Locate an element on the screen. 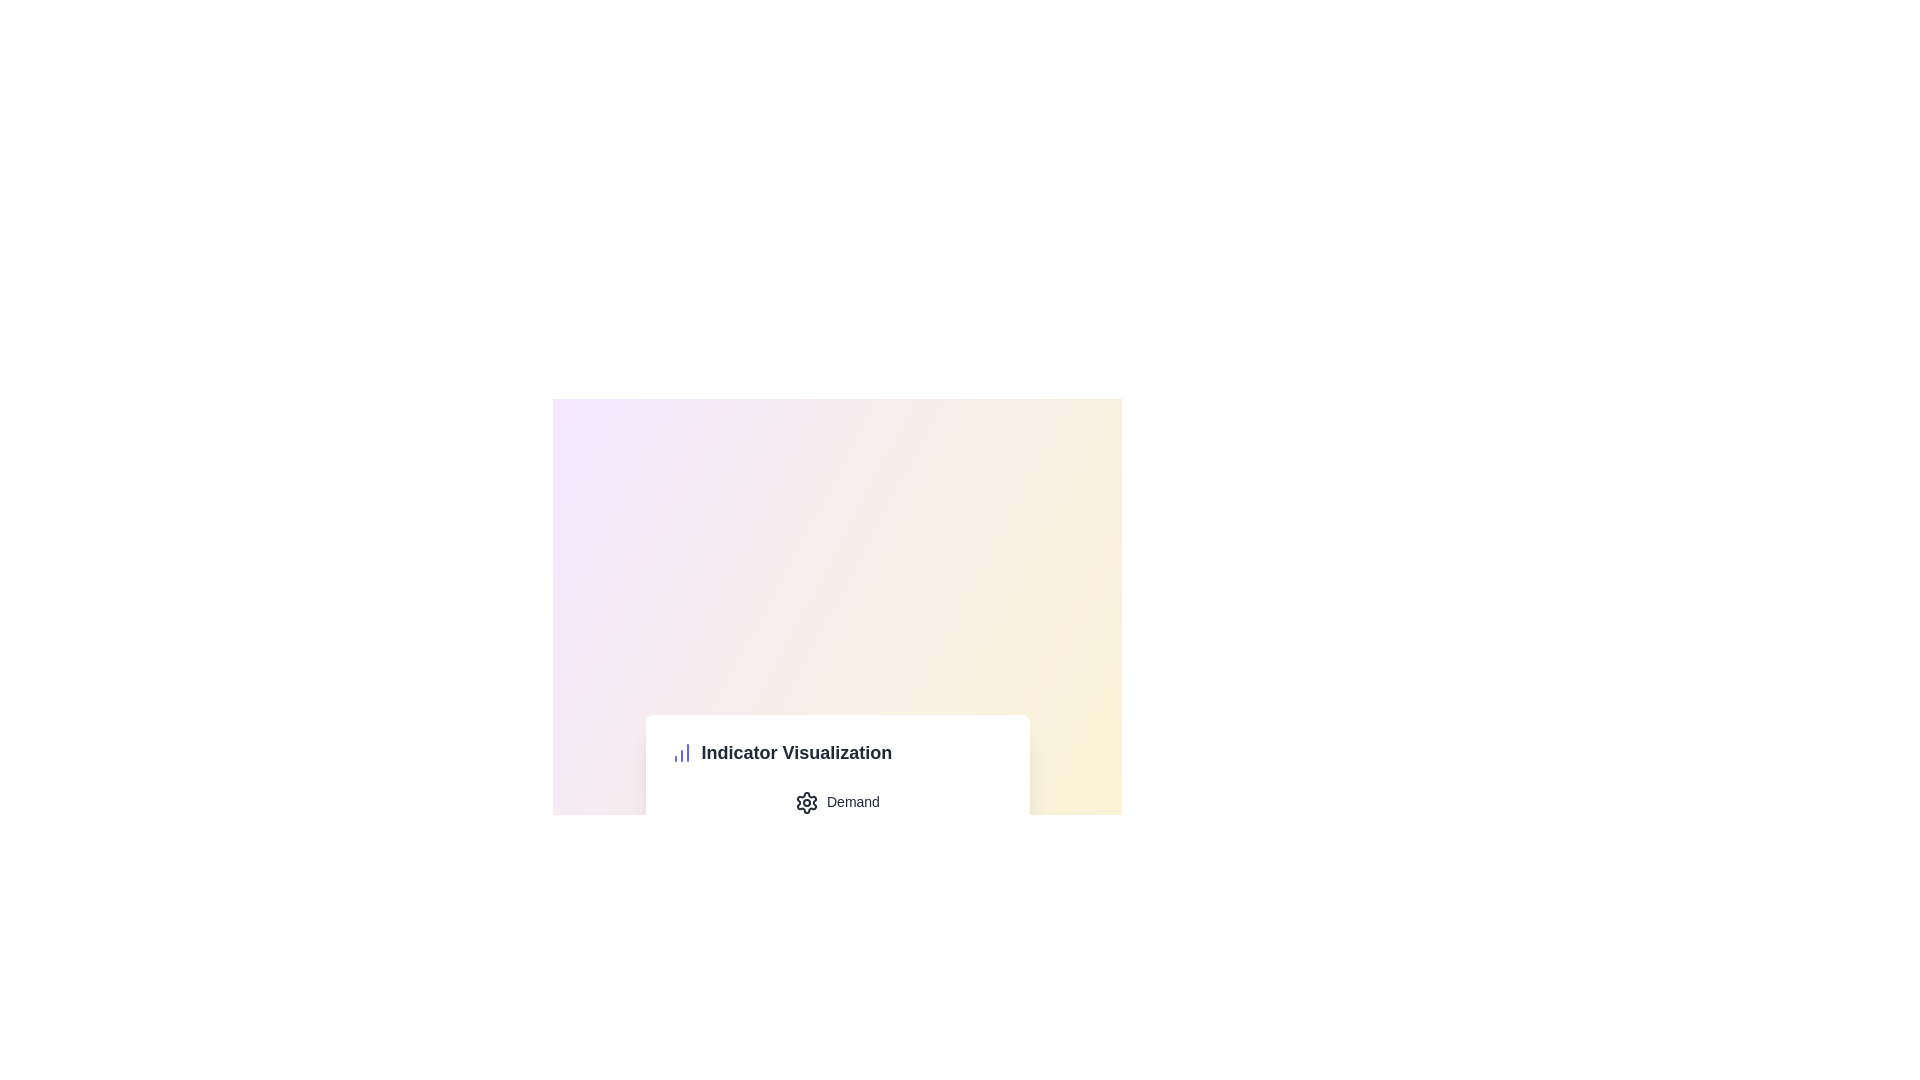  the icon next to the label Demand is located at coordinates (807, 801).